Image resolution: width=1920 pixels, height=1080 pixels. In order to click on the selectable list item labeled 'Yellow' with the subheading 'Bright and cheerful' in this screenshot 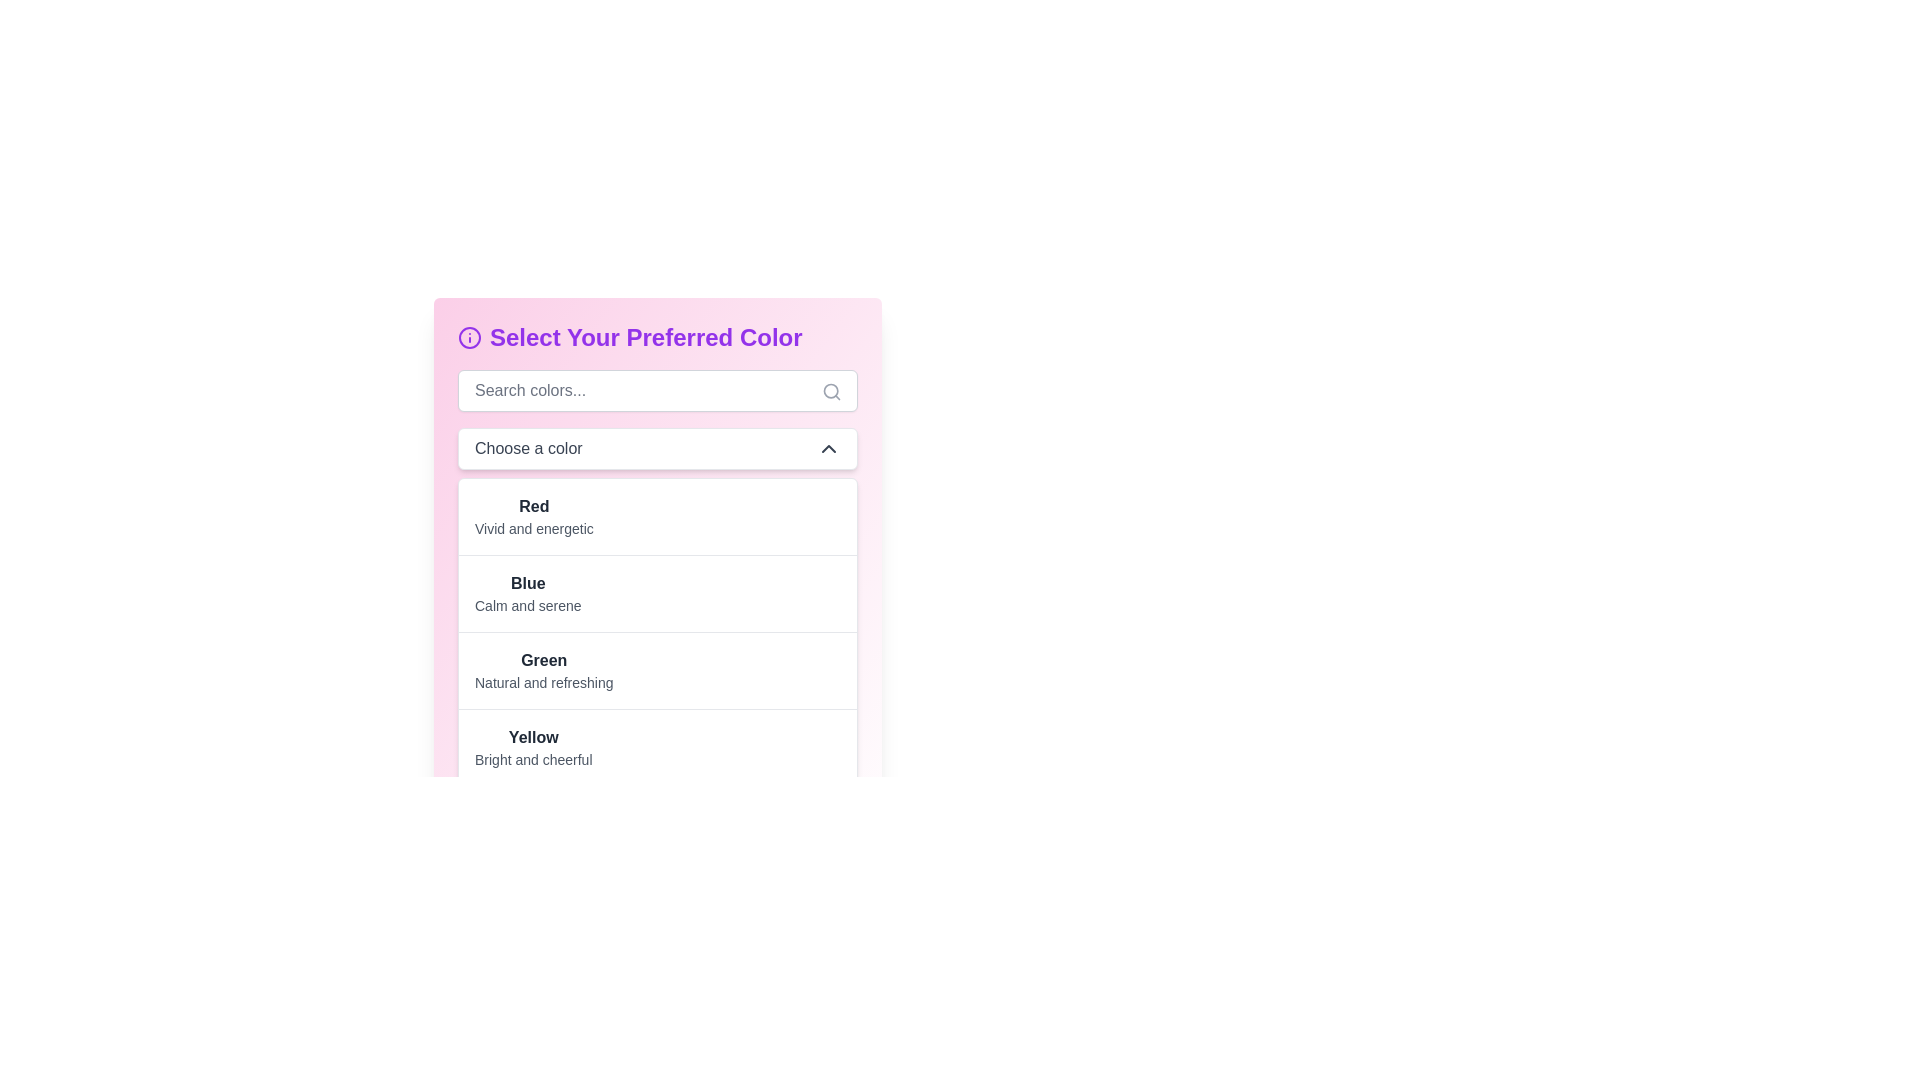, I will do `click(657, 747)`.